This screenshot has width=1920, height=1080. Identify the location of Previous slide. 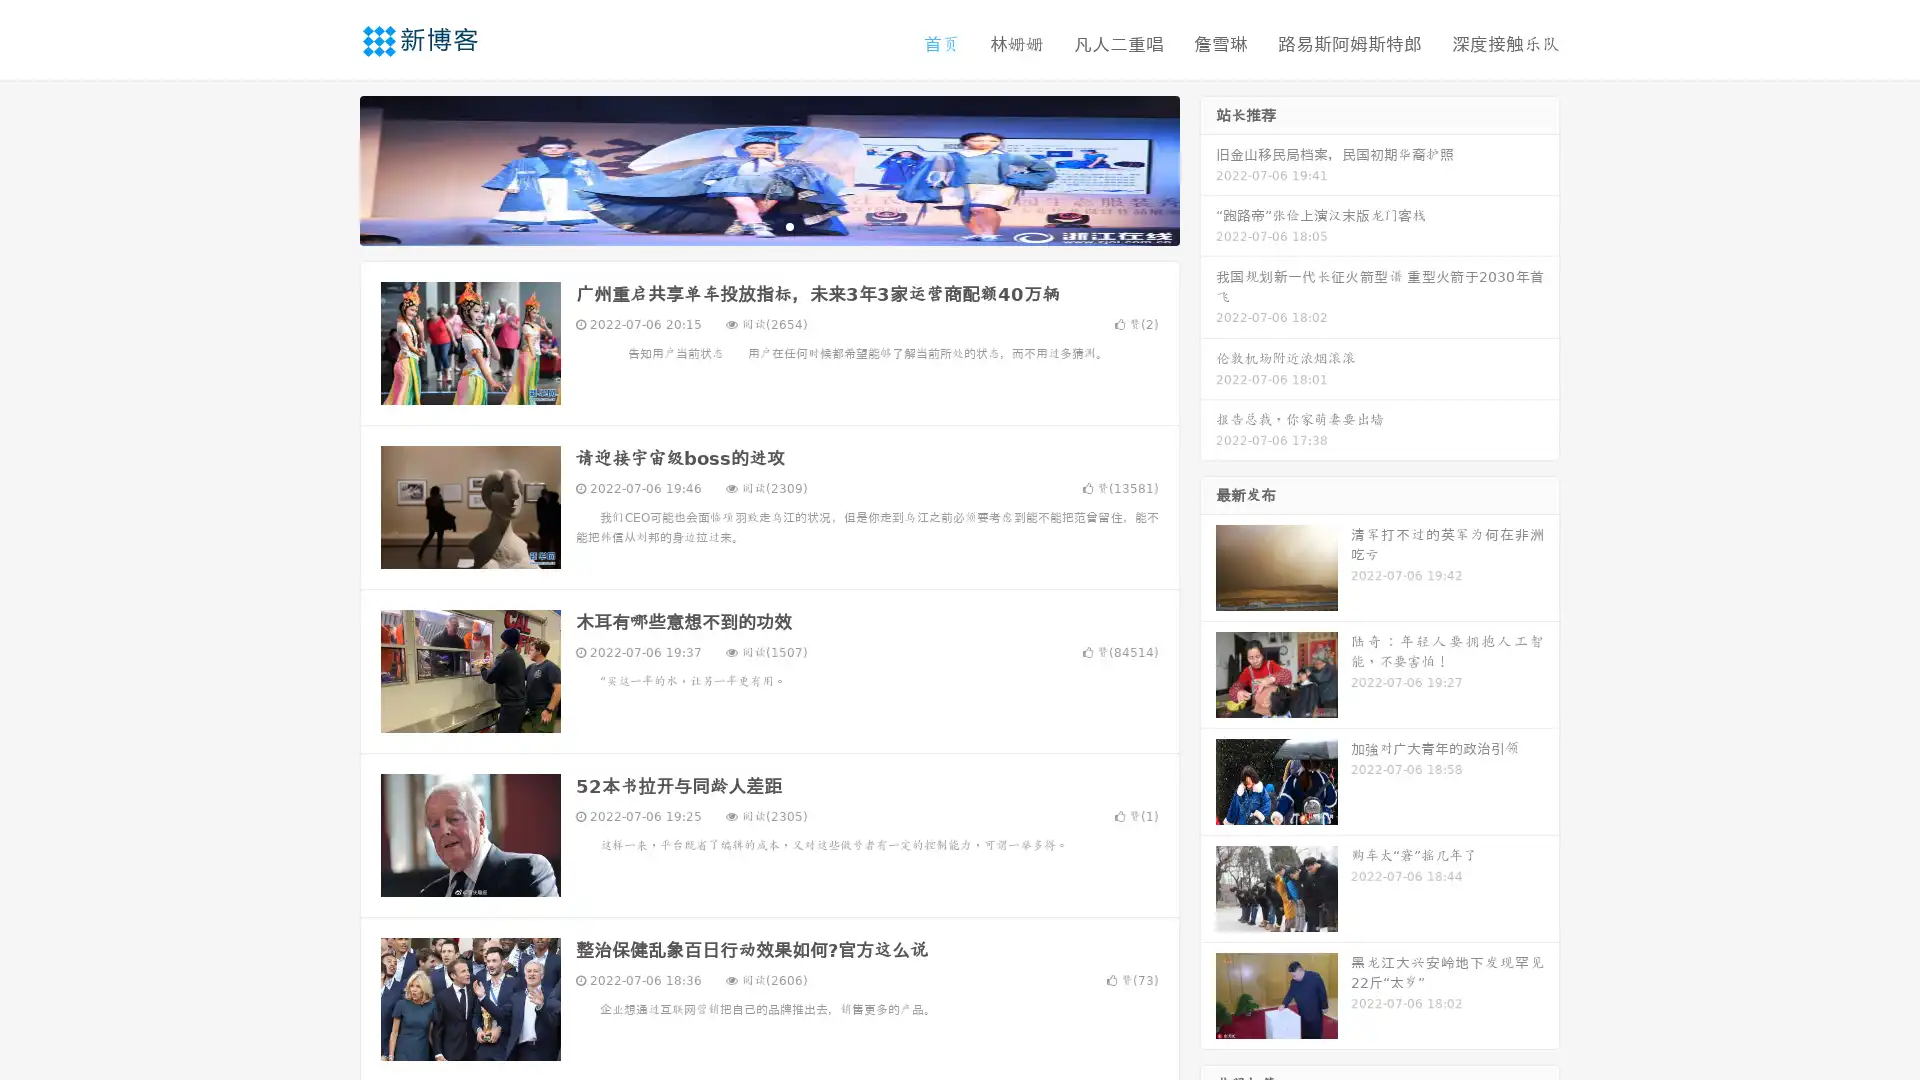
(330, 168).